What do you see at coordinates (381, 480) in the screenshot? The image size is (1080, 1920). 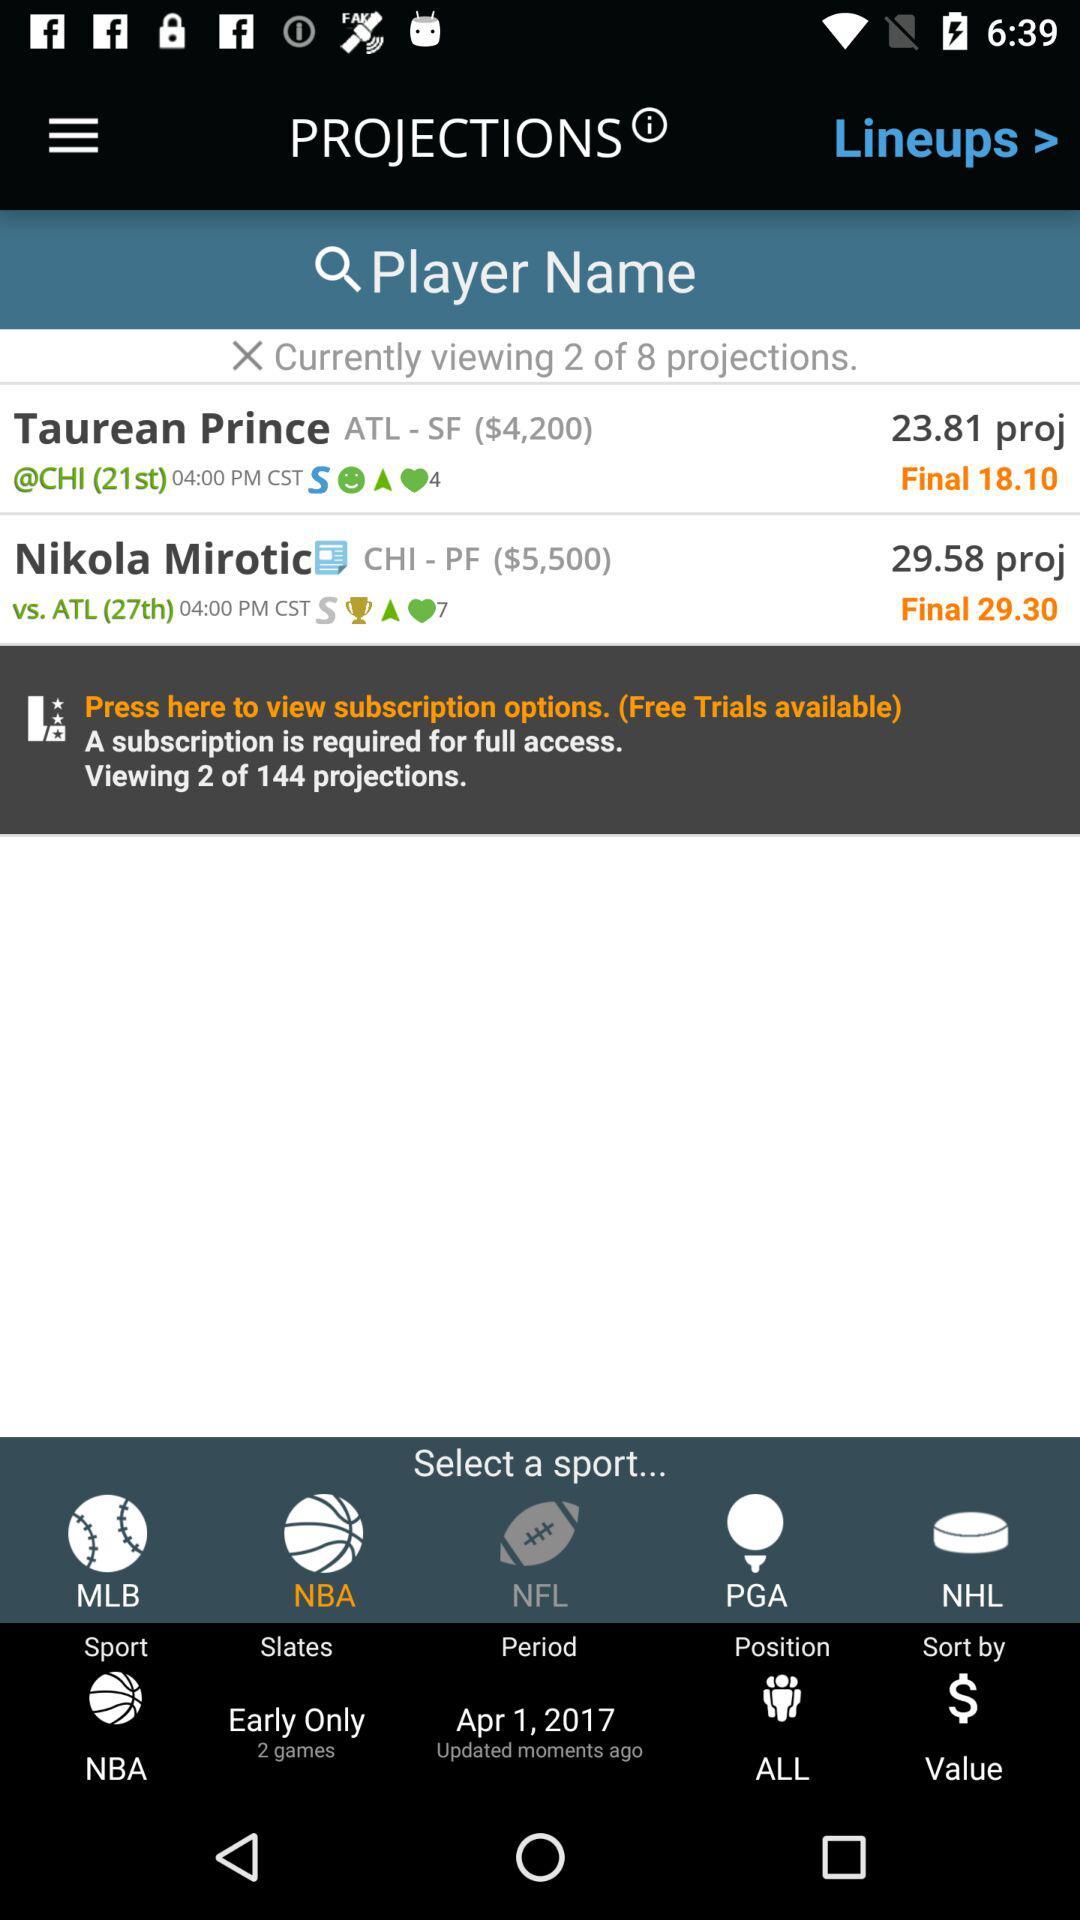 I see `icon below atl` at bounding box center [381, 480].